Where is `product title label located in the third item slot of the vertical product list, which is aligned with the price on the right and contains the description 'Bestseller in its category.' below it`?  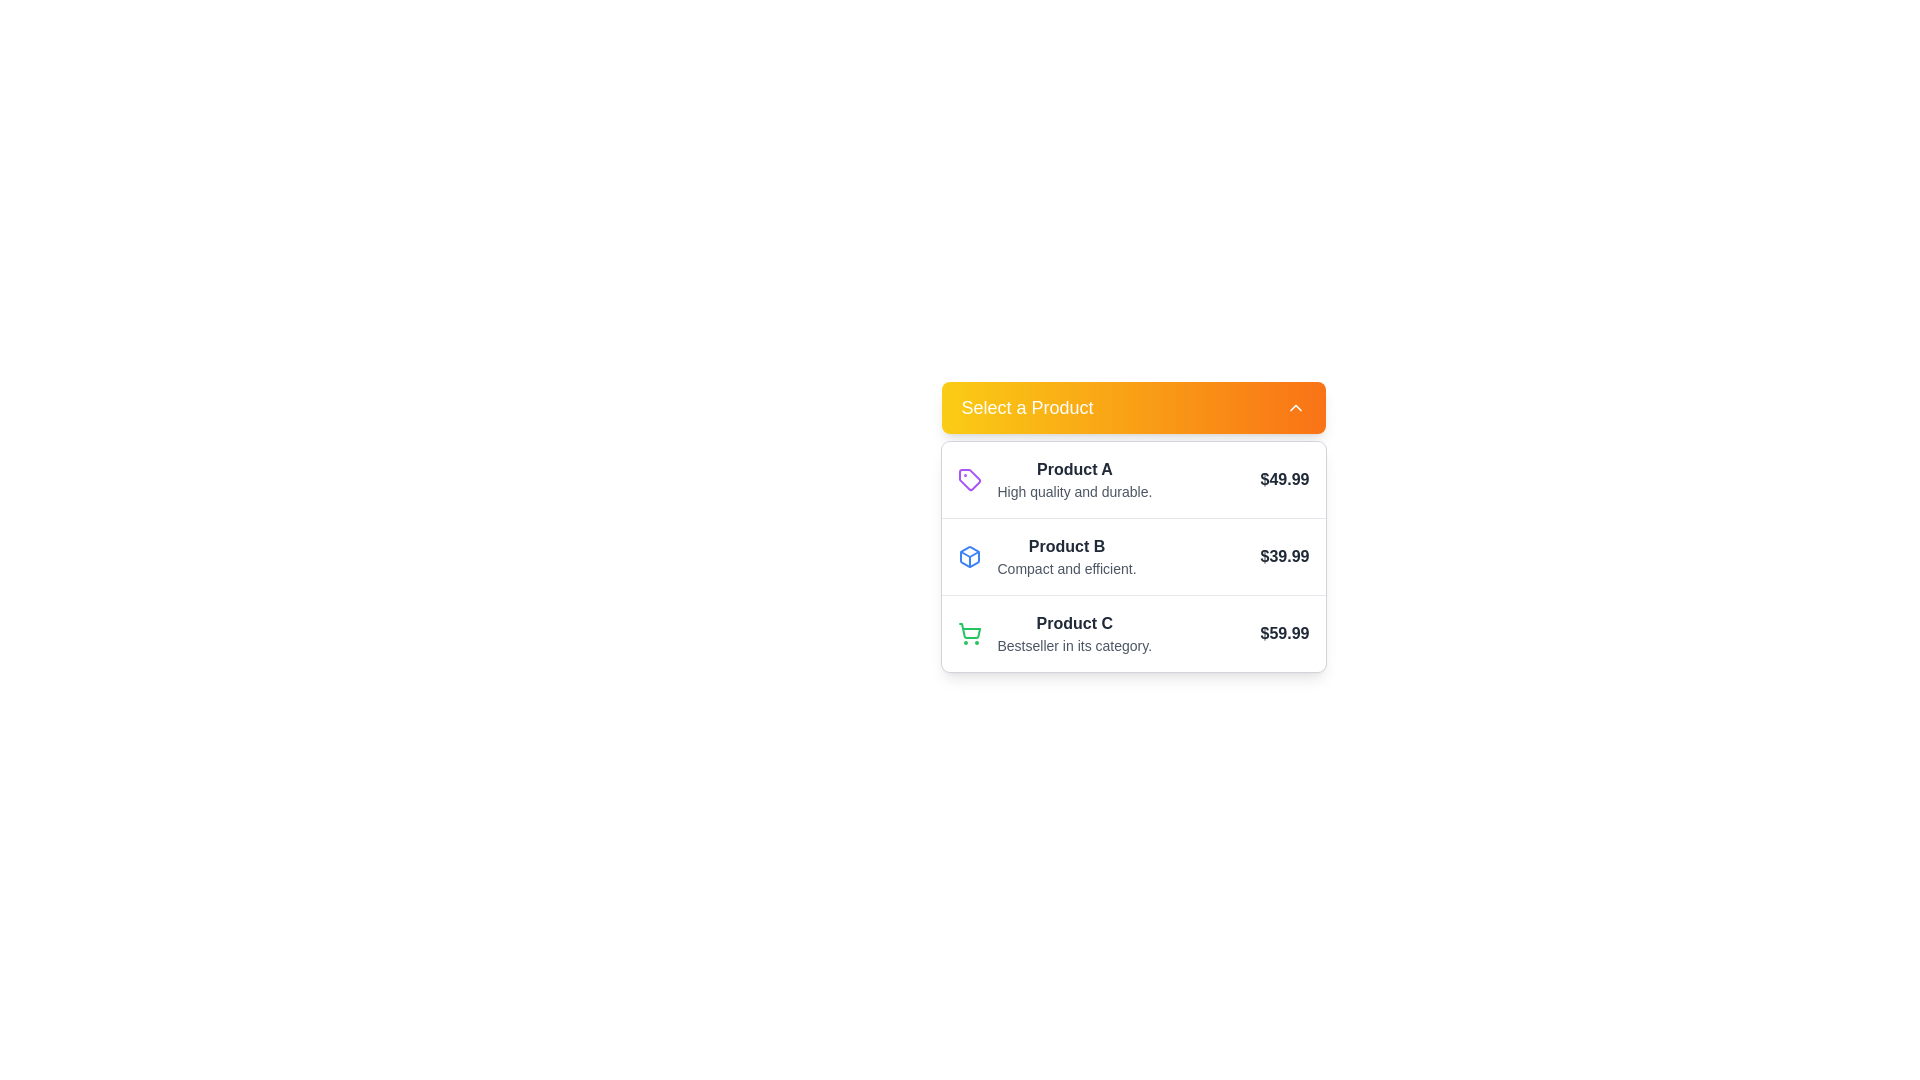 product title label located in the third item slot of the vertical product list, which is aligned with the price on the right and contains the description 'Bestseller in its category.' below it is located at coordinates (1073, 623).